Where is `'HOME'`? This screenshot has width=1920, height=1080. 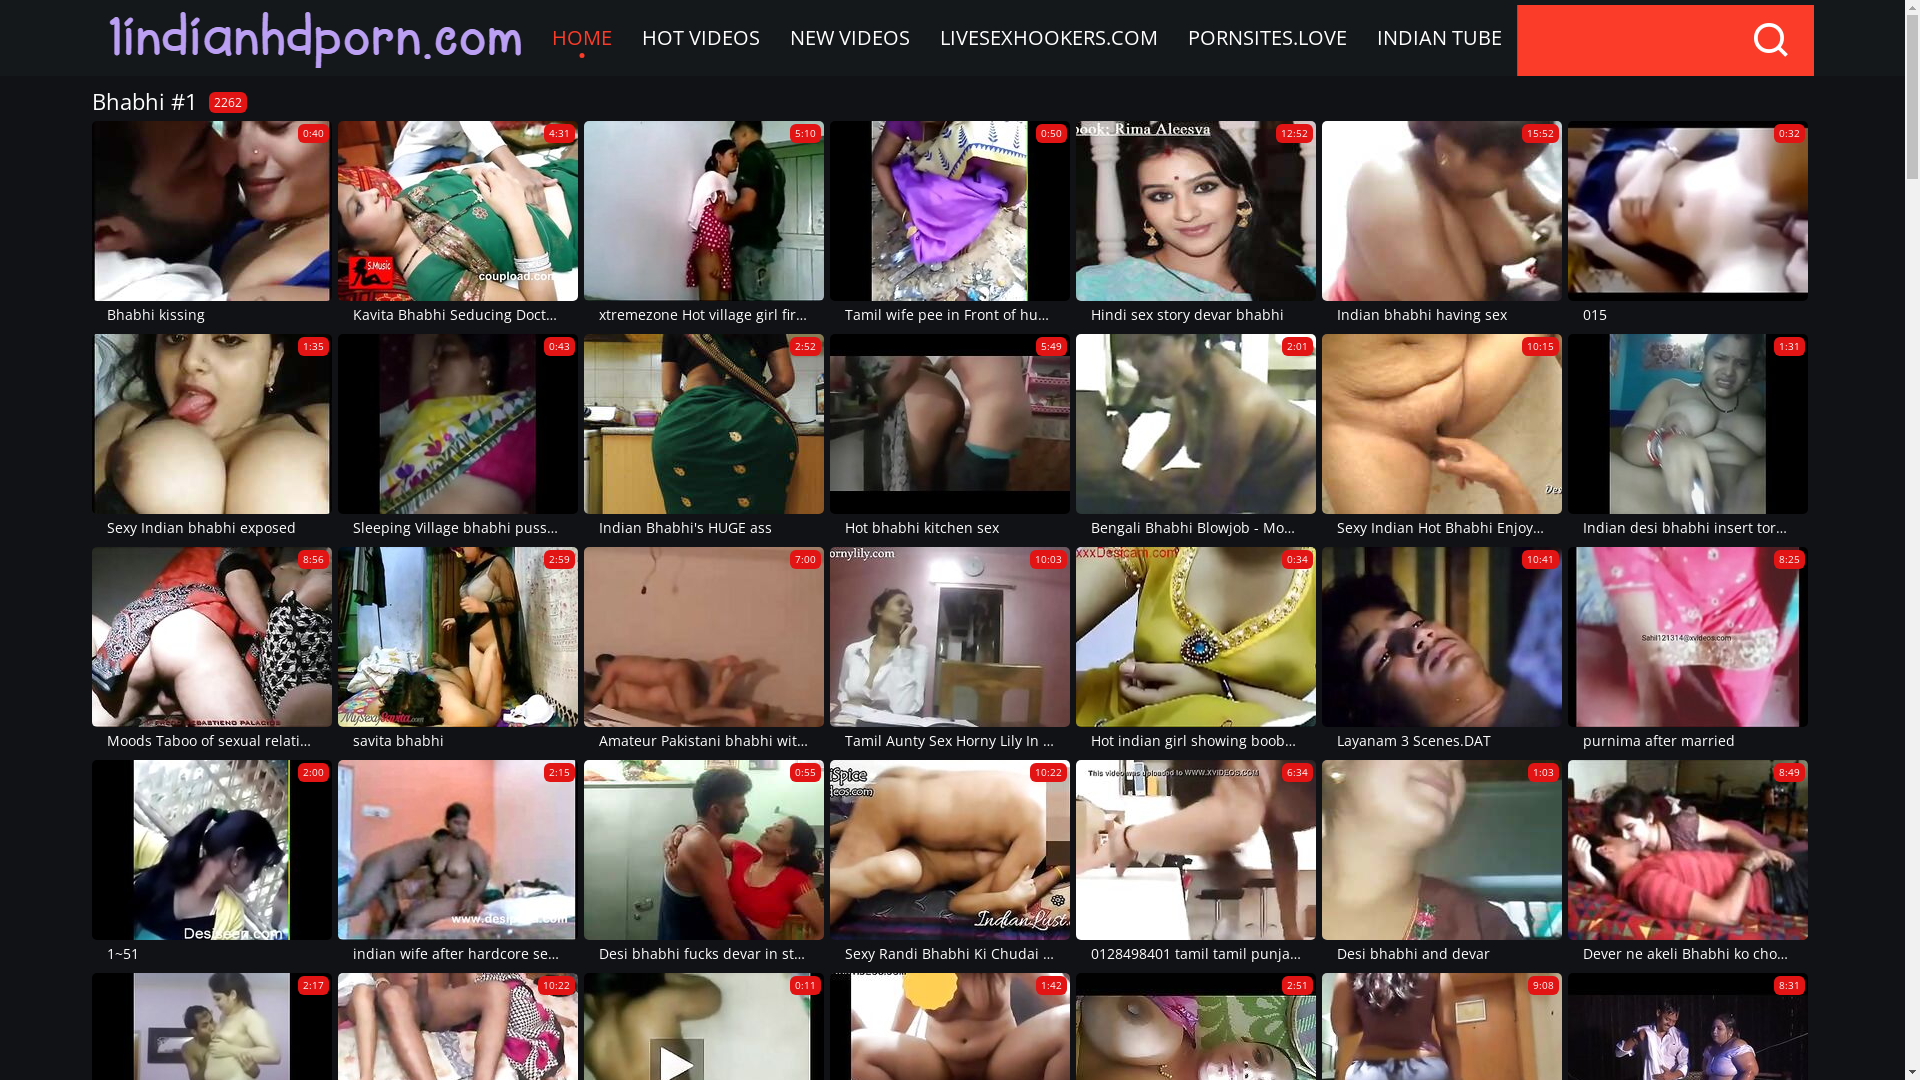
'HOME' is located at coordinates (536, 38).